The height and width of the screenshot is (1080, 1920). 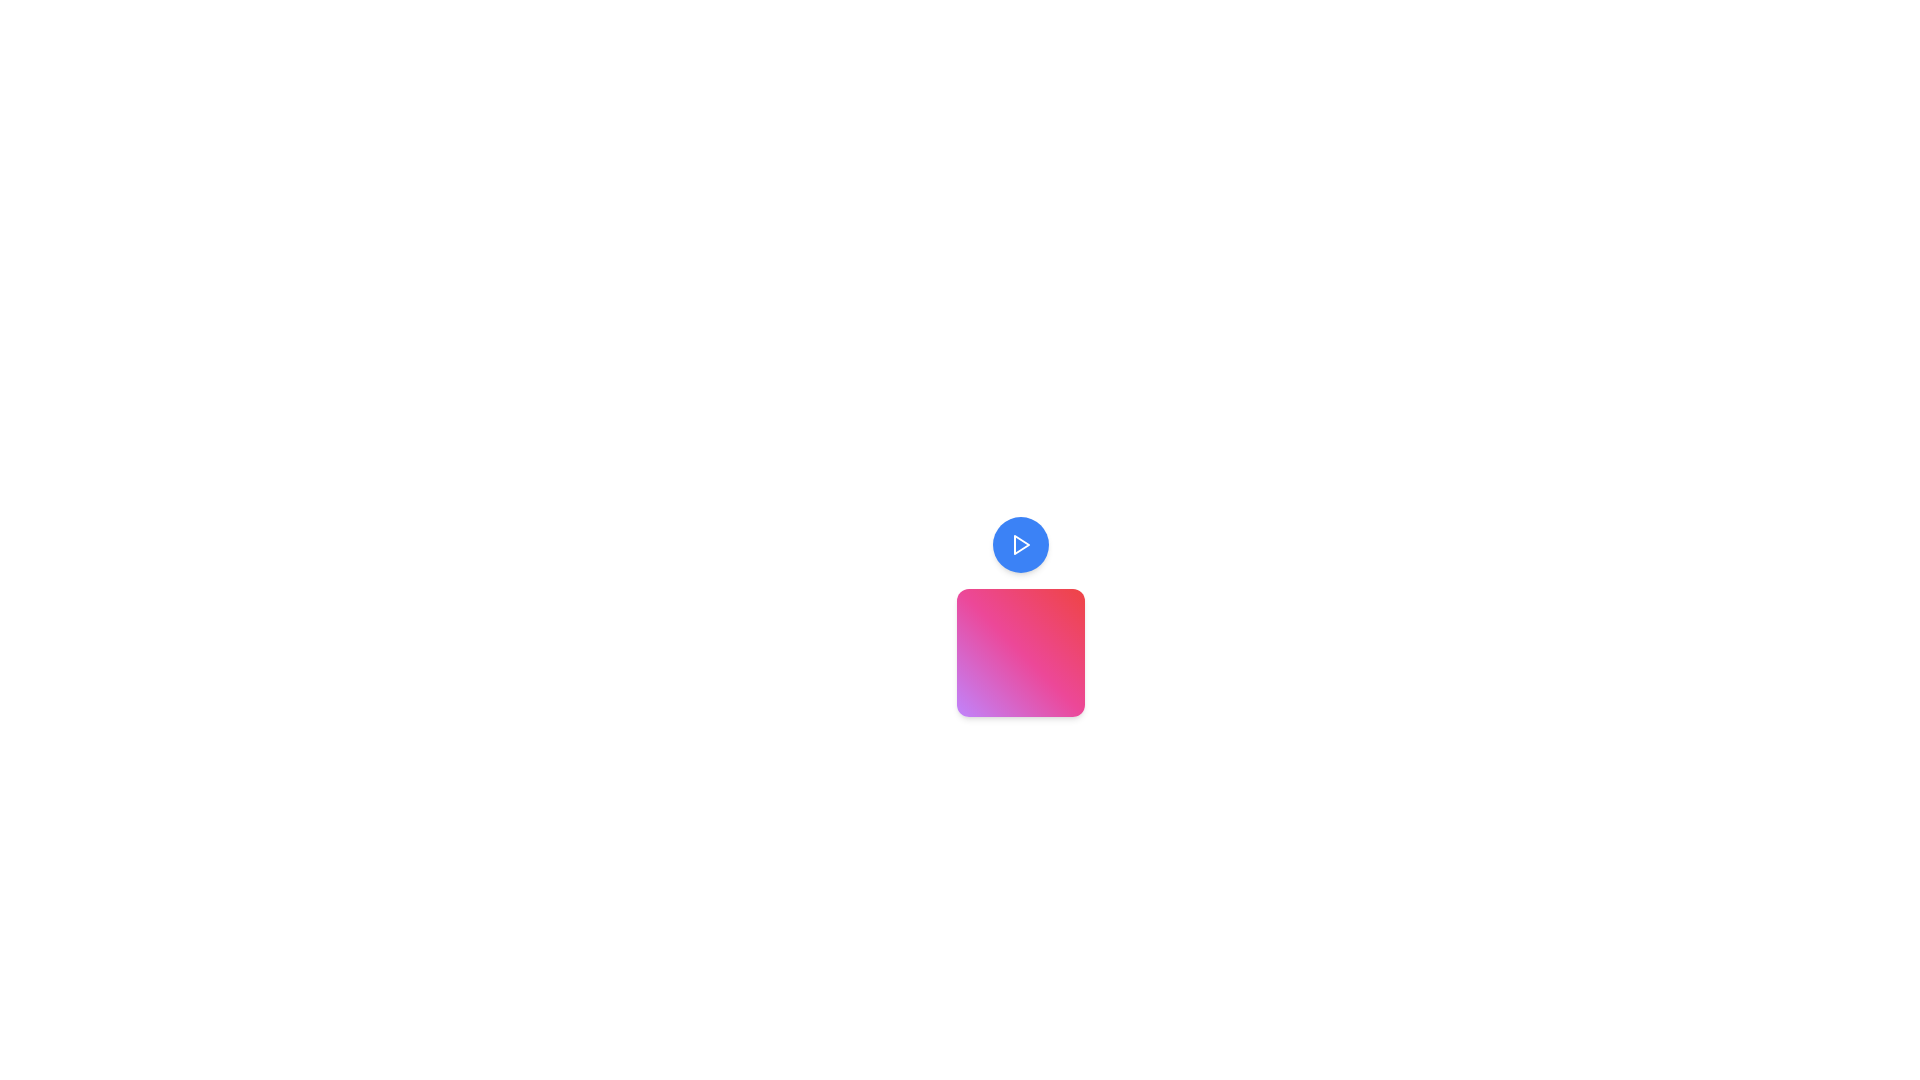 What do you see at coordinates (1020, 544) in the screenshot?
I see `the circular blue button with a white play icon to observe the animation effect` at bounding box center [1020, 544].